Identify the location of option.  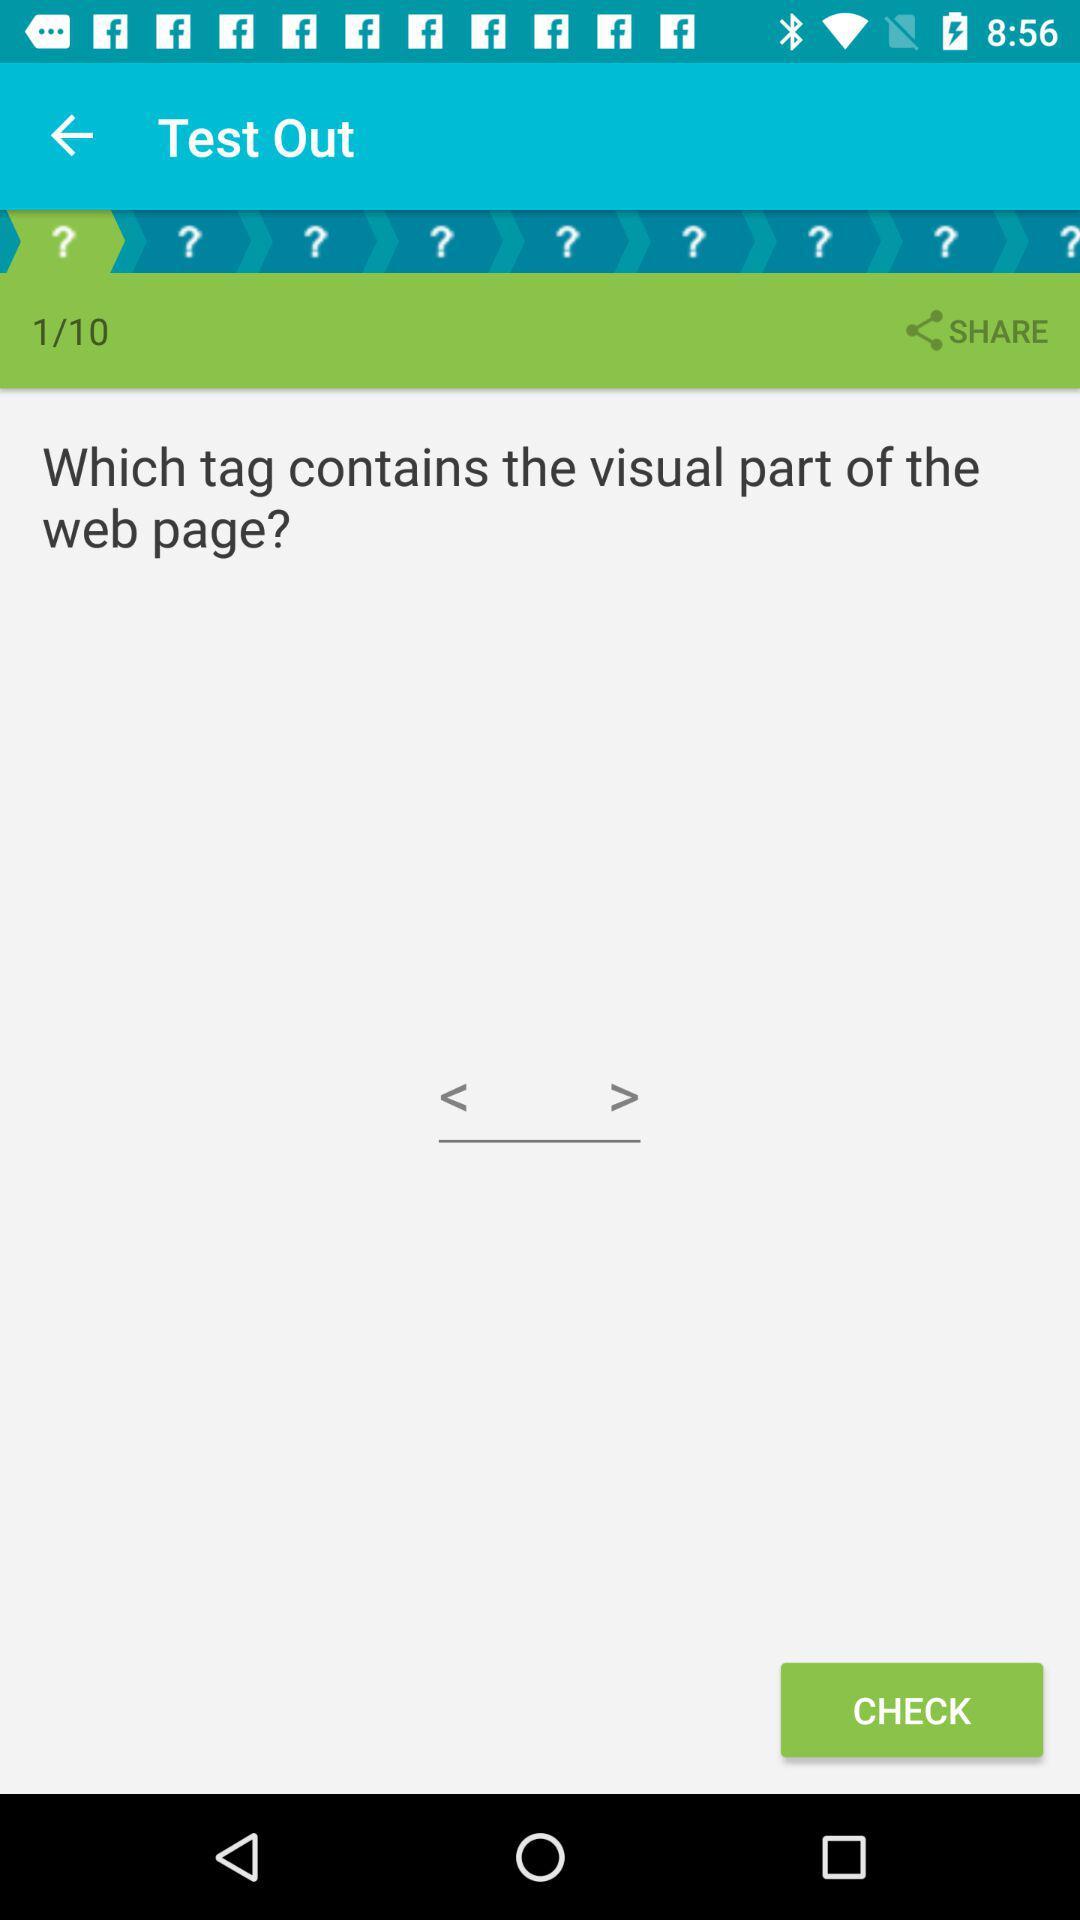
(315, 240).